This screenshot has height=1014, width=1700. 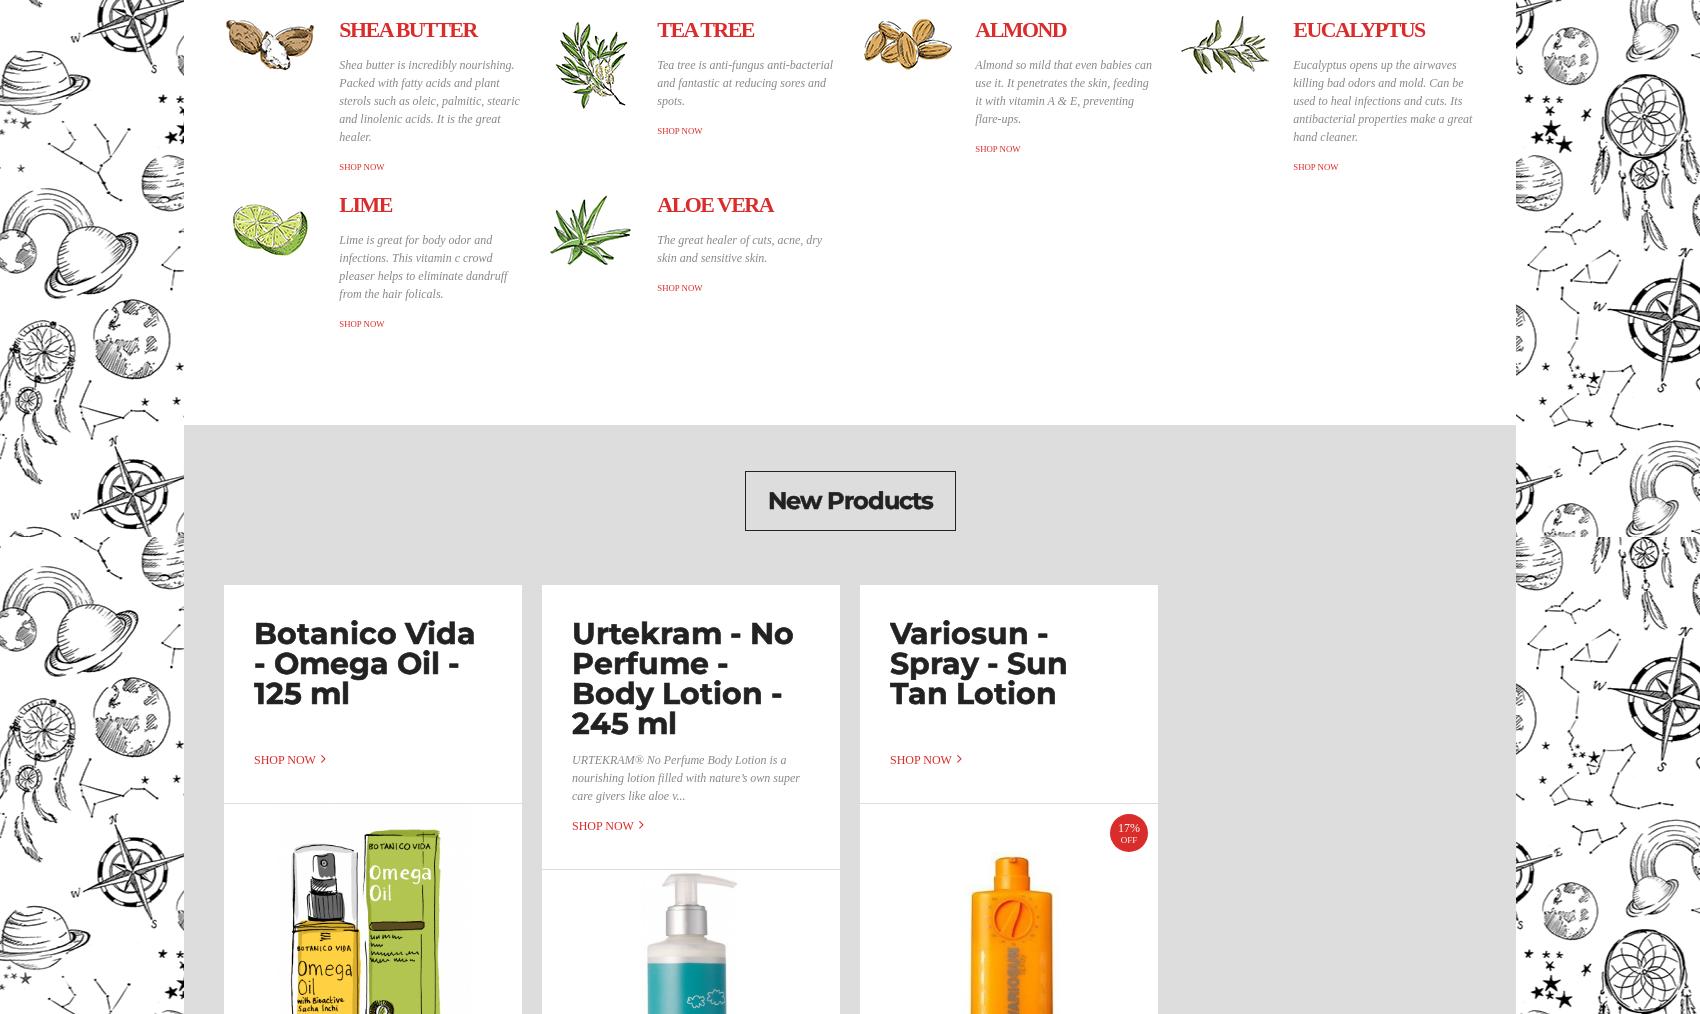 What do you see at coordinates (1063, 90) in the screenshot?
I see `'Almond so mild that even babies can use it. It penetrates the skin, feeding it with vitamin A & E, preventing flare-ups.'` at bounding box center [1063, 90].